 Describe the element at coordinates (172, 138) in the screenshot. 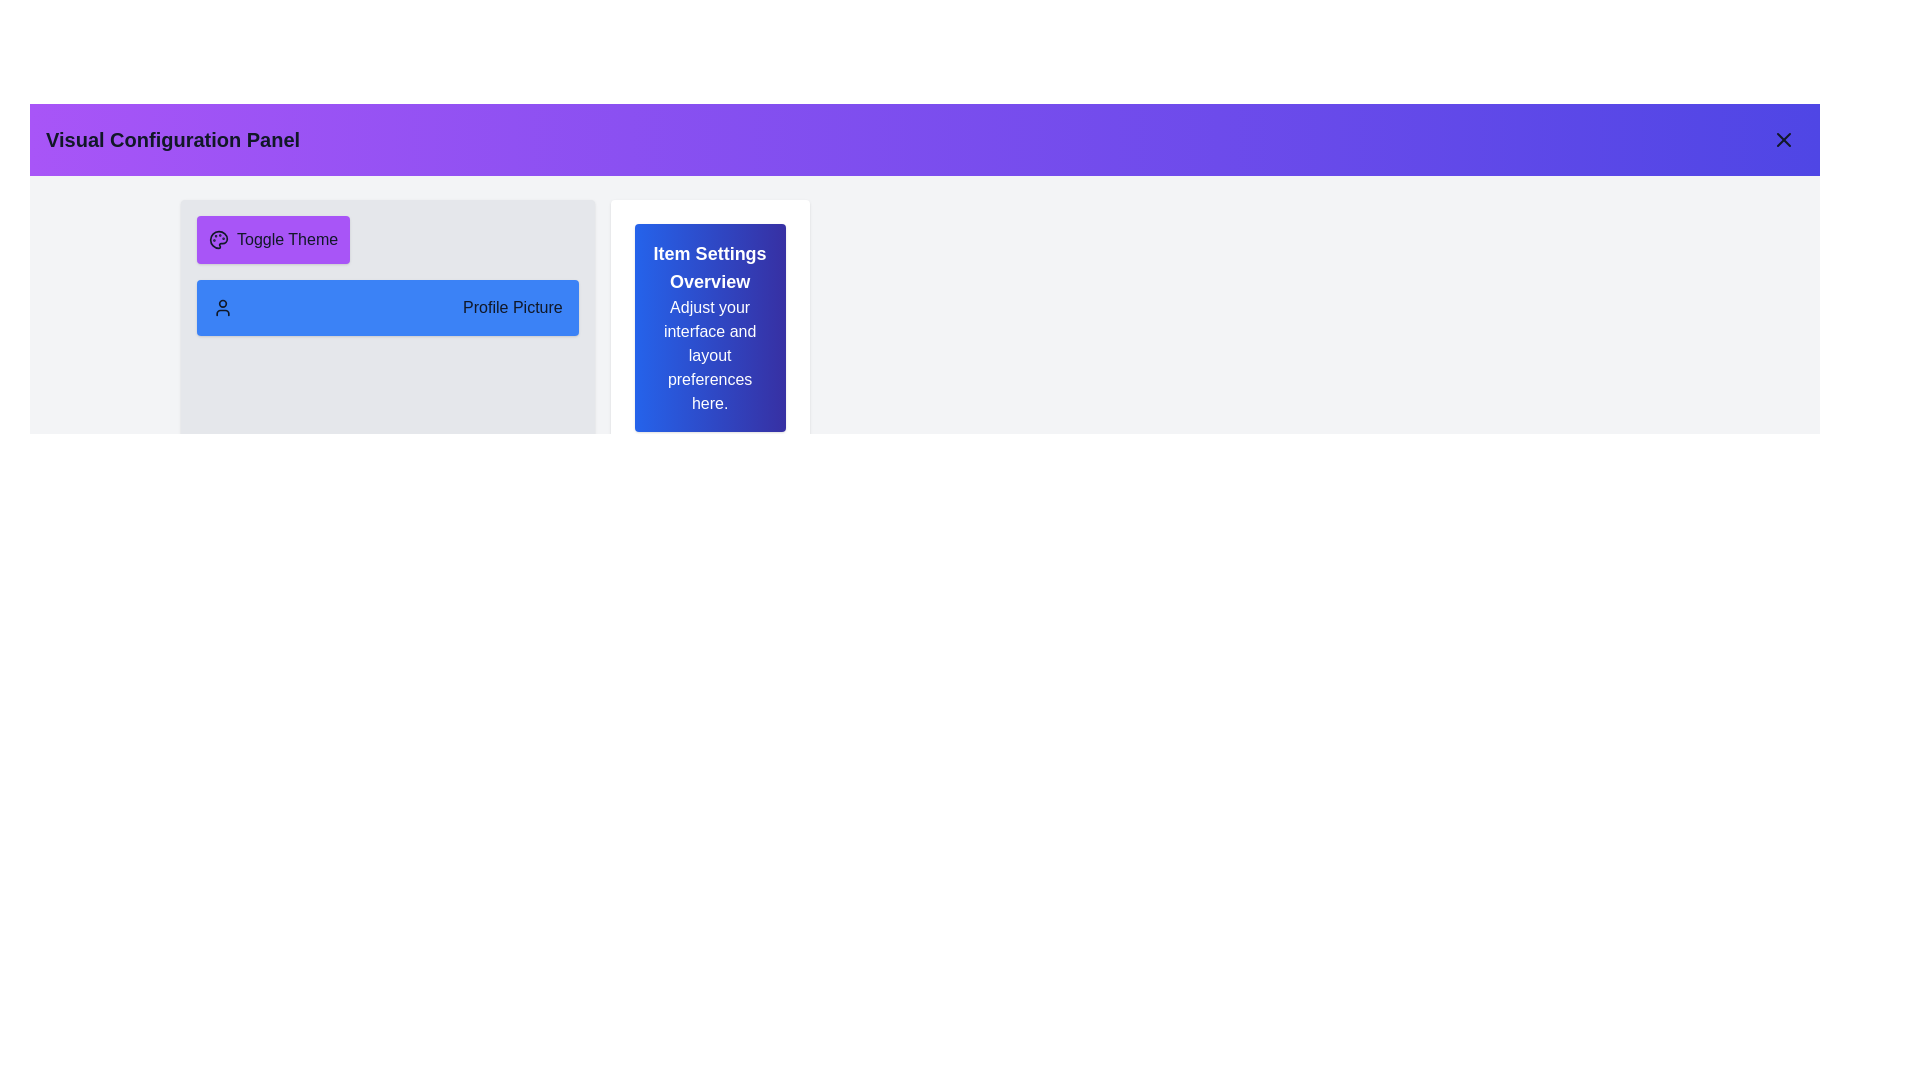

I see `the title text display element that serves as the title for the visual configuration panel section, providing context for the interface below it` at that location.